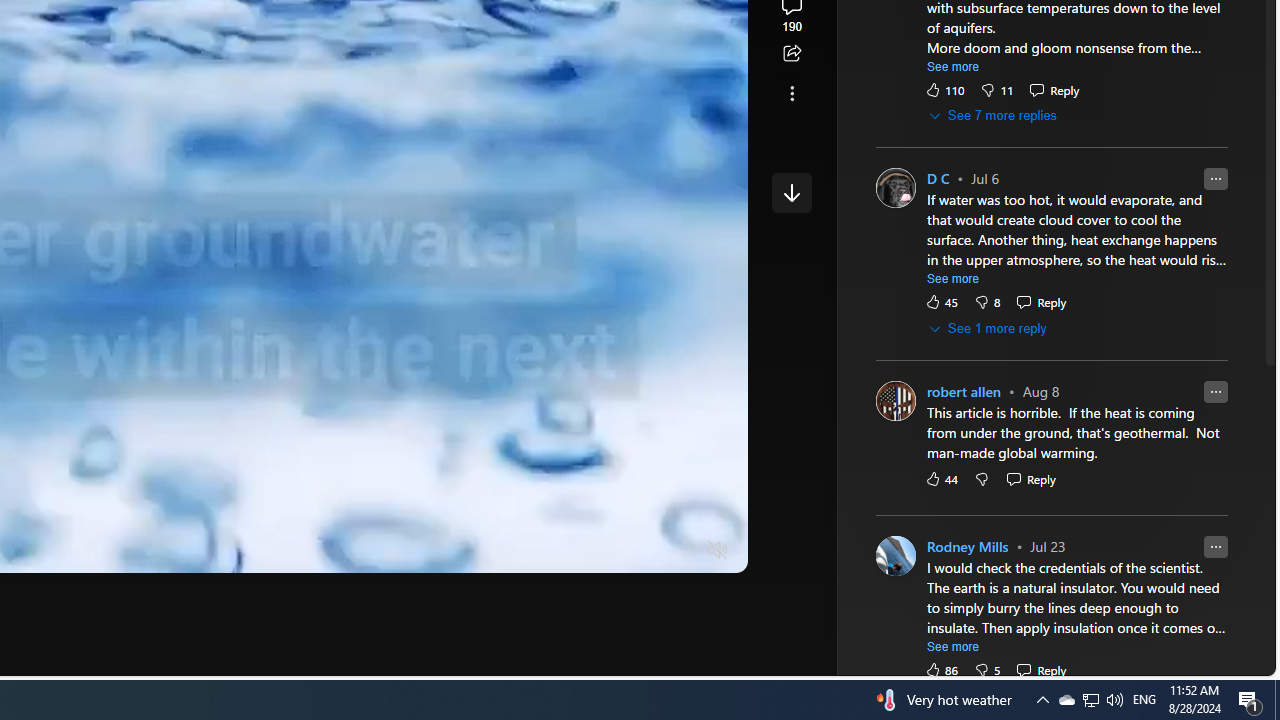 This screenshot has height=720, width=1280. Describe the element at coordinates (986, 670) in the screenshot. I see `'Dislike'` at that location.